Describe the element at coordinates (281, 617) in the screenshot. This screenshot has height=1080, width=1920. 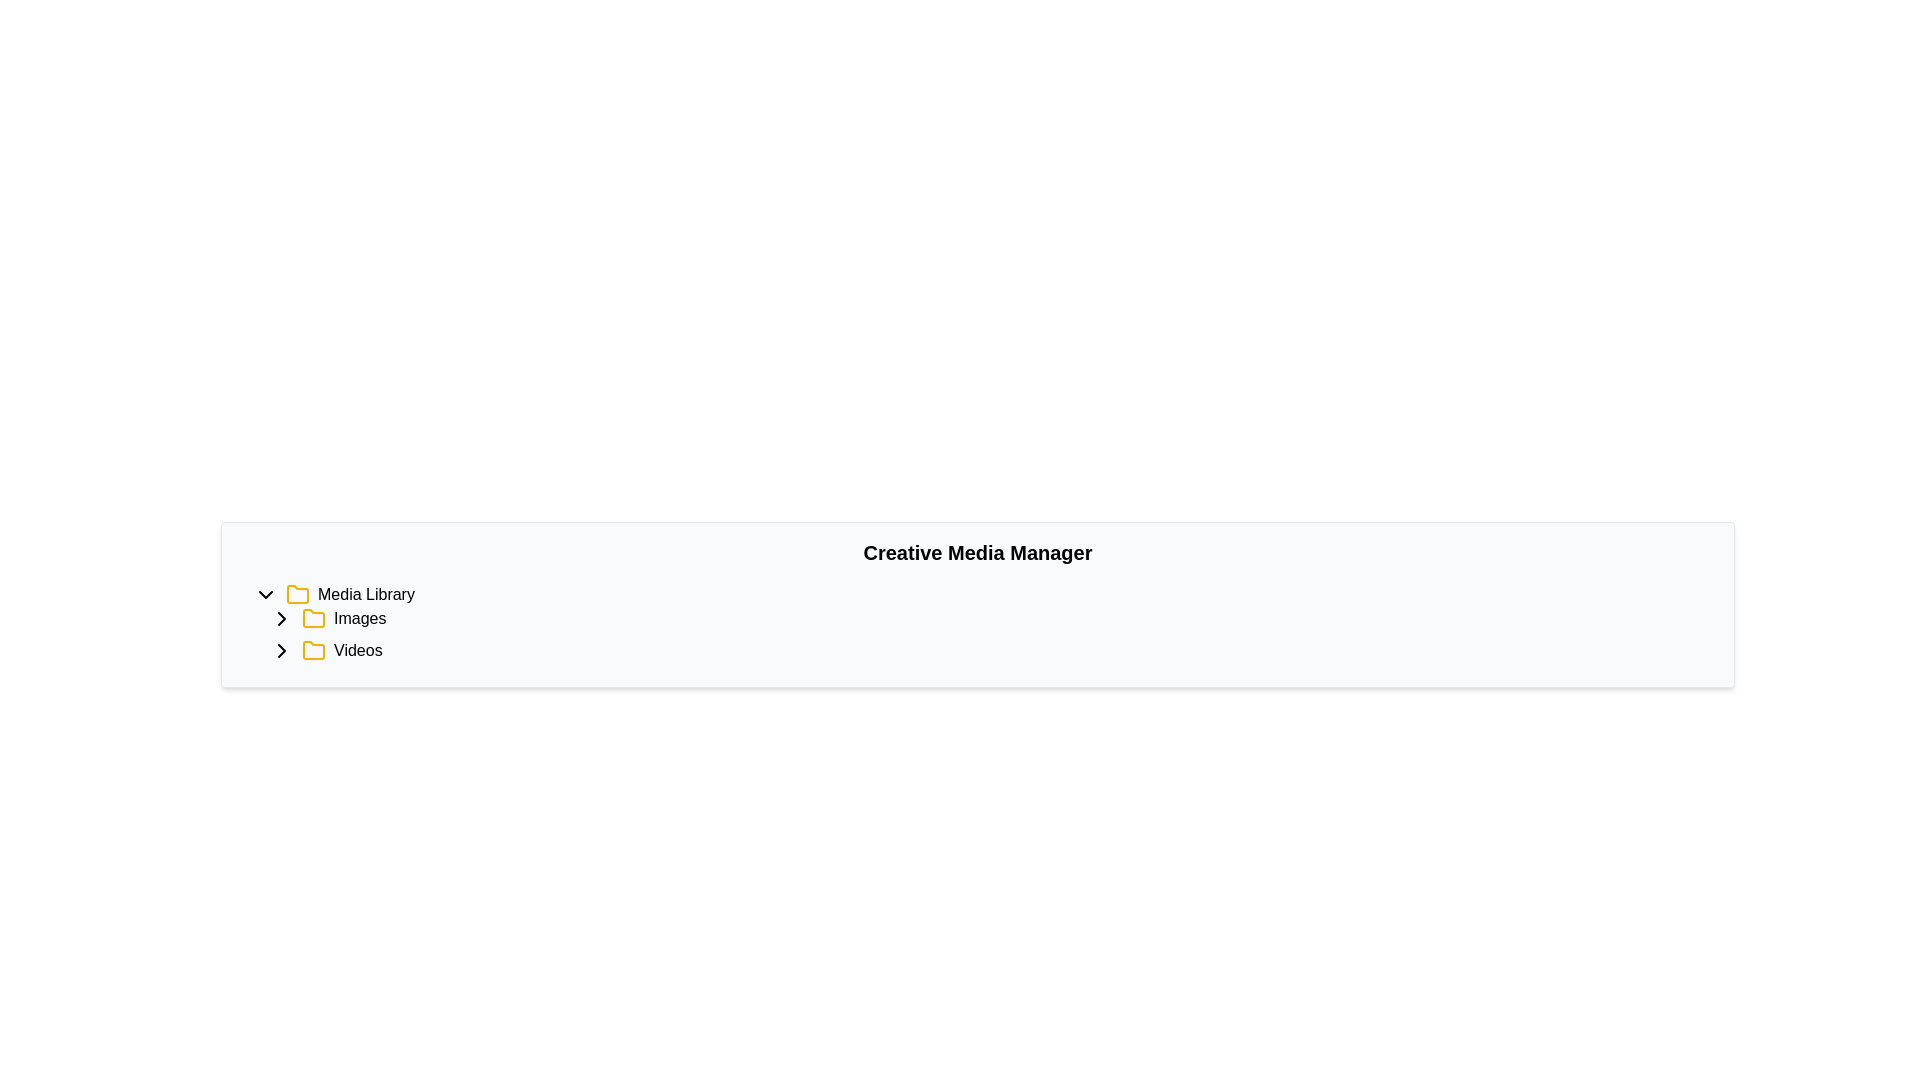
I see `the right-pointing arrow icon button that precedes the 'Images' label` at that location.